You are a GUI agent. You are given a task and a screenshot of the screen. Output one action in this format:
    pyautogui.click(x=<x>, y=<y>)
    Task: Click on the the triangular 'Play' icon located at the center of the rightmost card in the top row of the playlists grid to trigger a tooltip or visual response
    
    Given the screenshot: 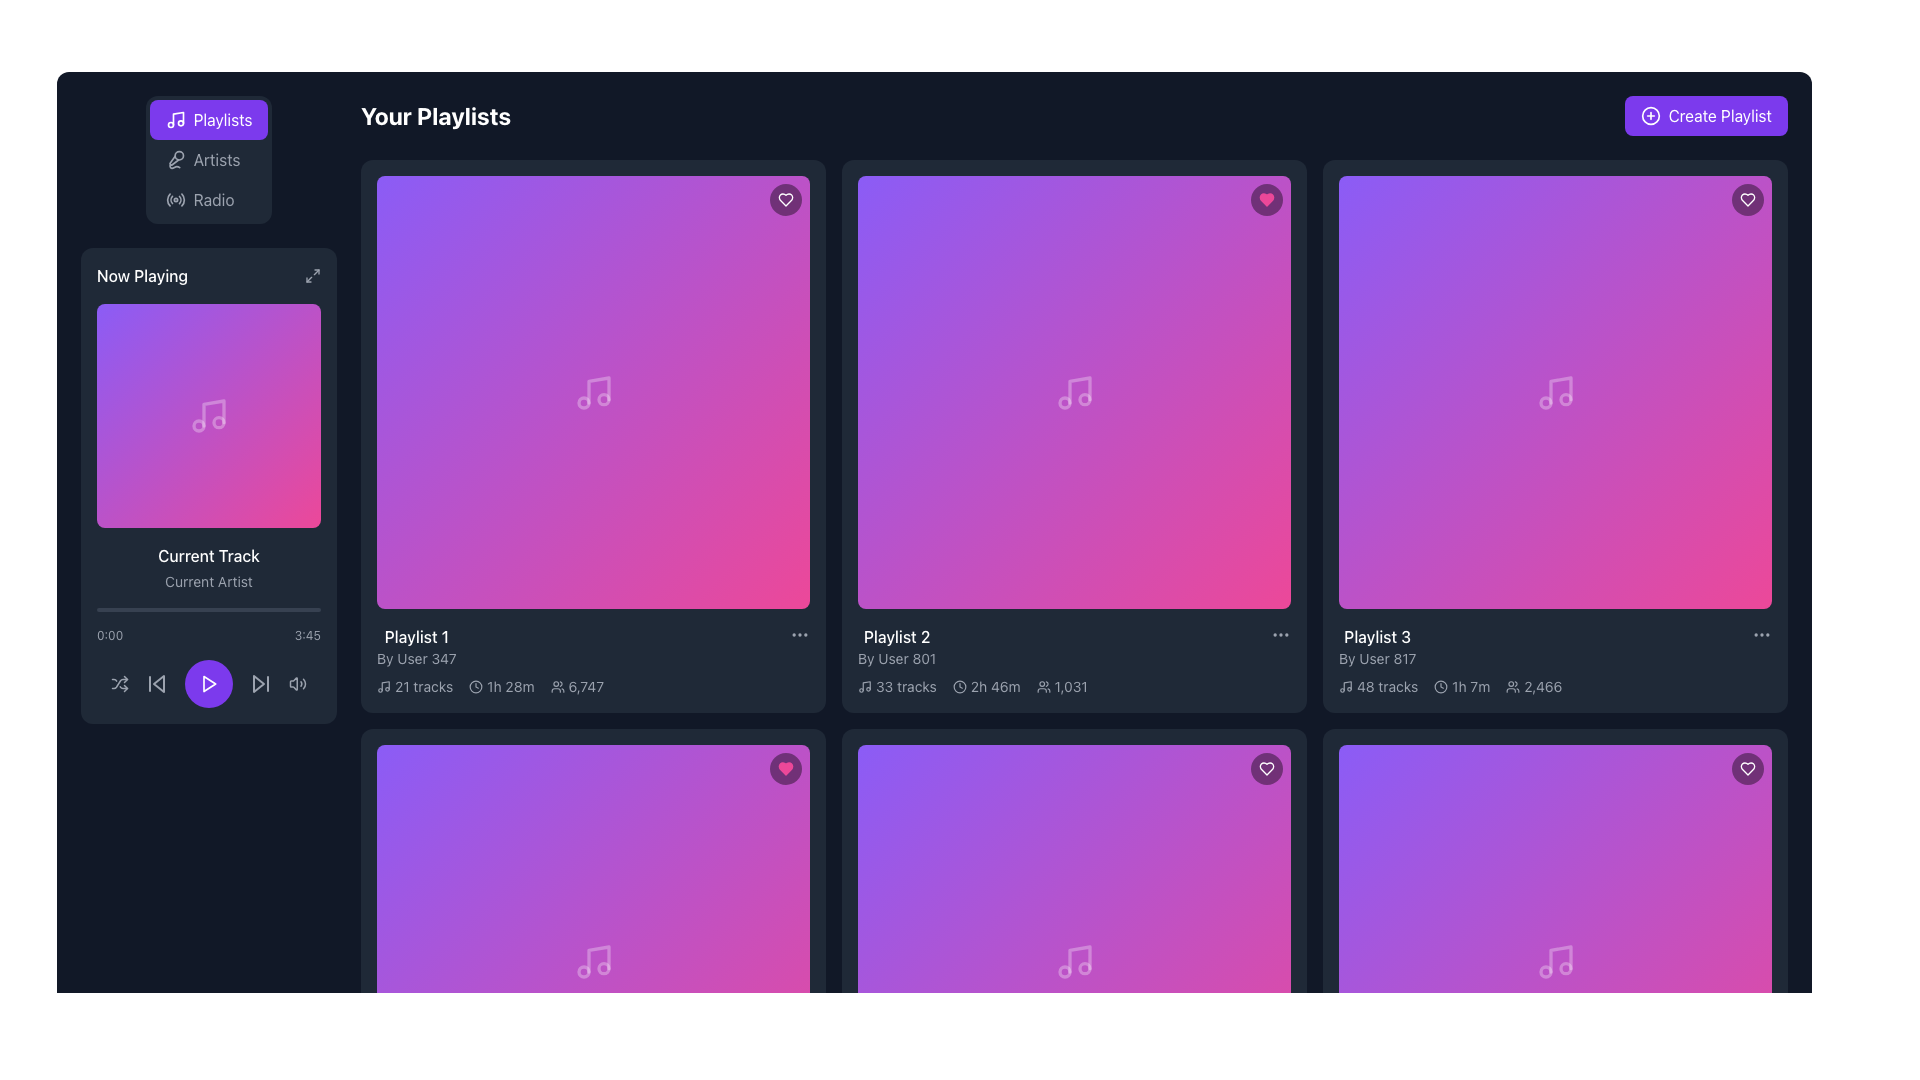 What is the action you would take?
    pyautogui.click(x=1555, y=392)
    